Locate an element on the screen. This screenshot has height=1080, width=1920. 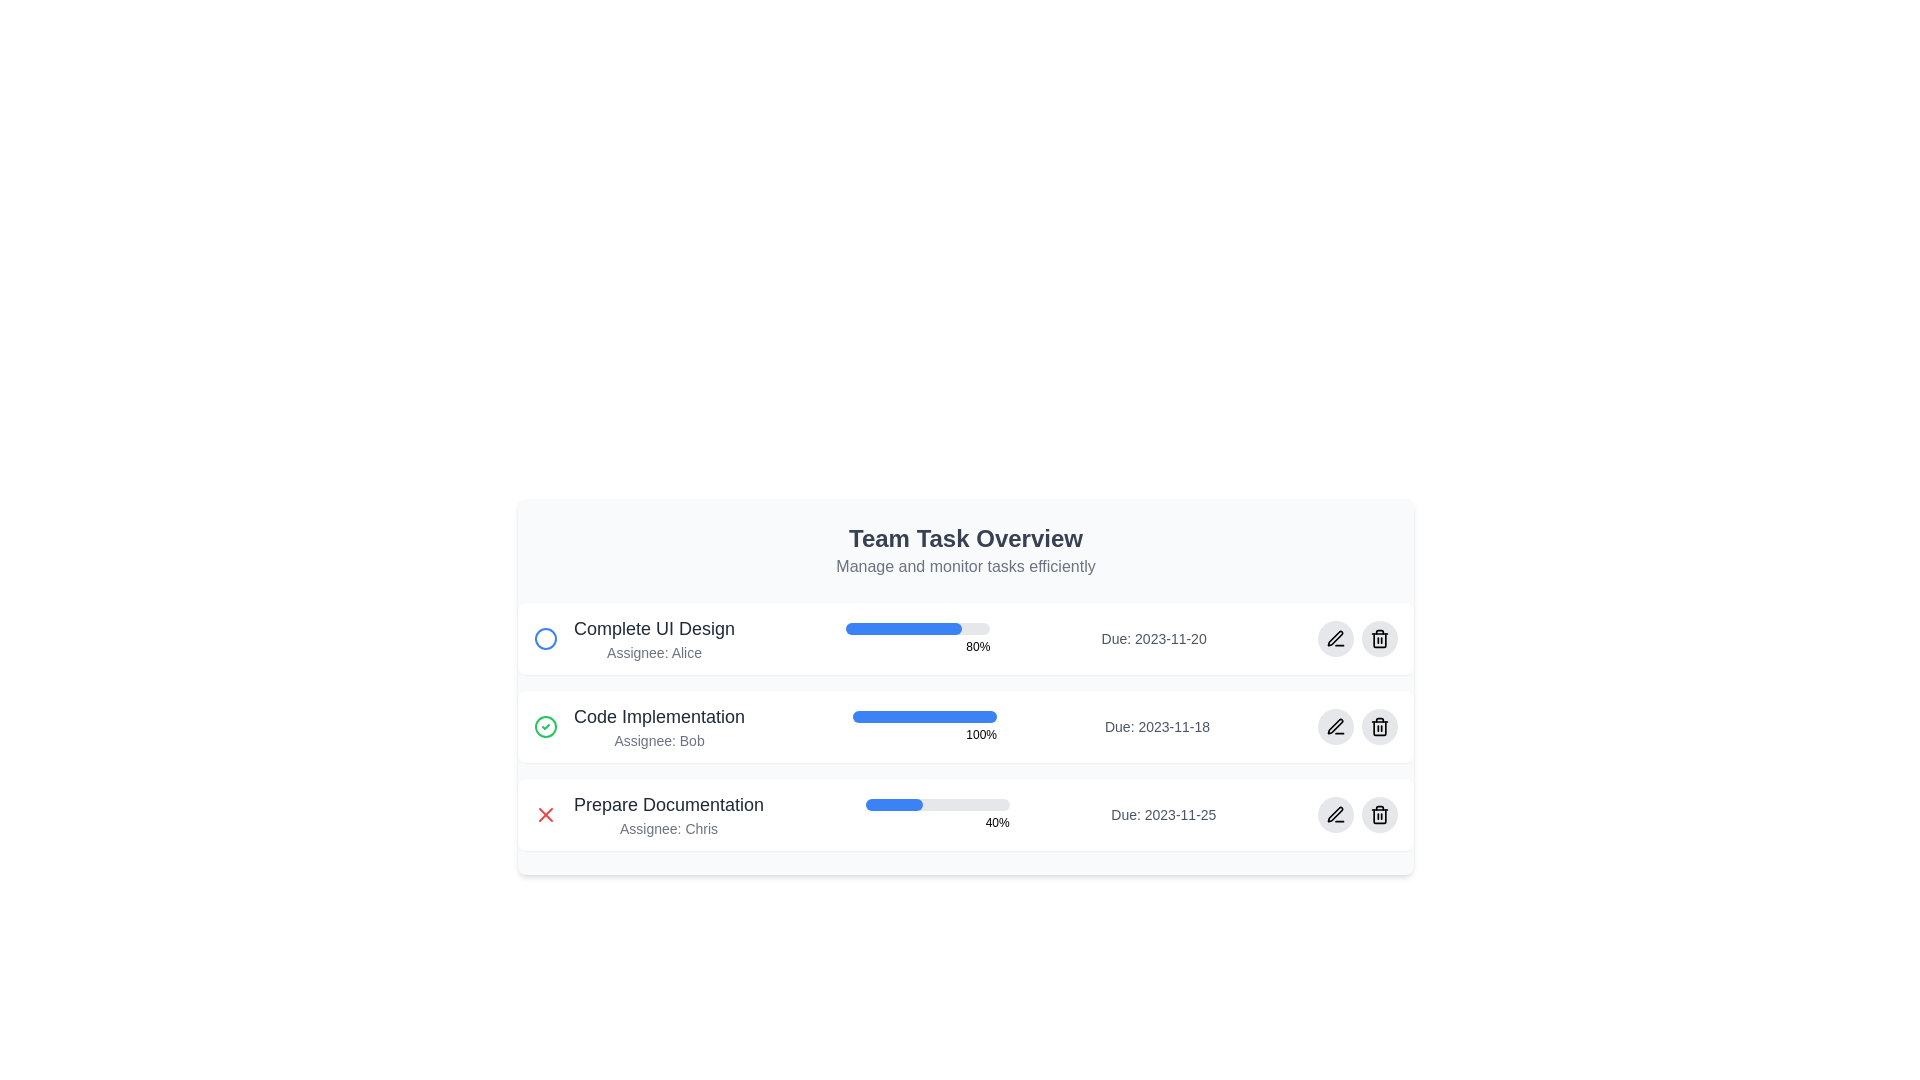
the task item description displaying the task's title, assignee's name, and status icon is located at coordinates (633, 639).